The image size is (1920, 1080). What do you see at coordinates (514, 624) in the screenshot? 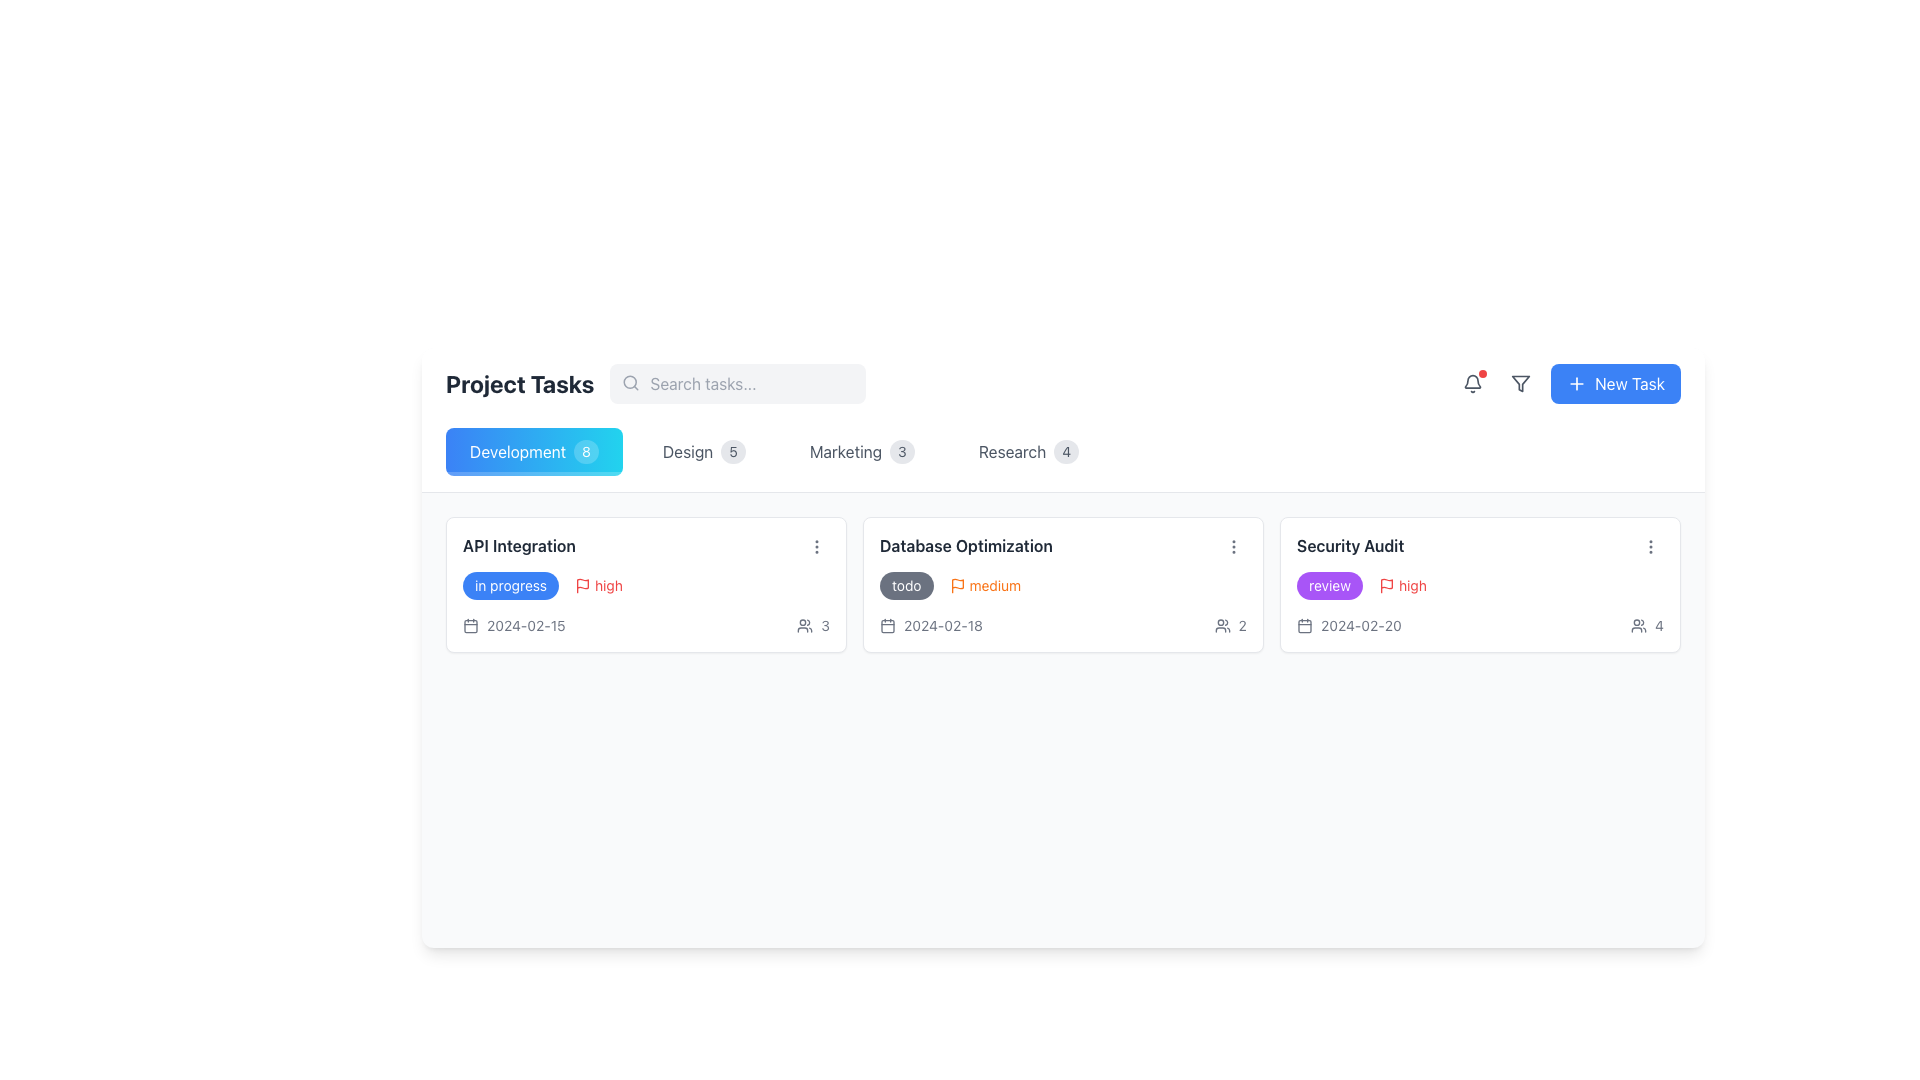
I see `the date '2024-02-15' or the calendar icon` at bounding box center [514, 624].